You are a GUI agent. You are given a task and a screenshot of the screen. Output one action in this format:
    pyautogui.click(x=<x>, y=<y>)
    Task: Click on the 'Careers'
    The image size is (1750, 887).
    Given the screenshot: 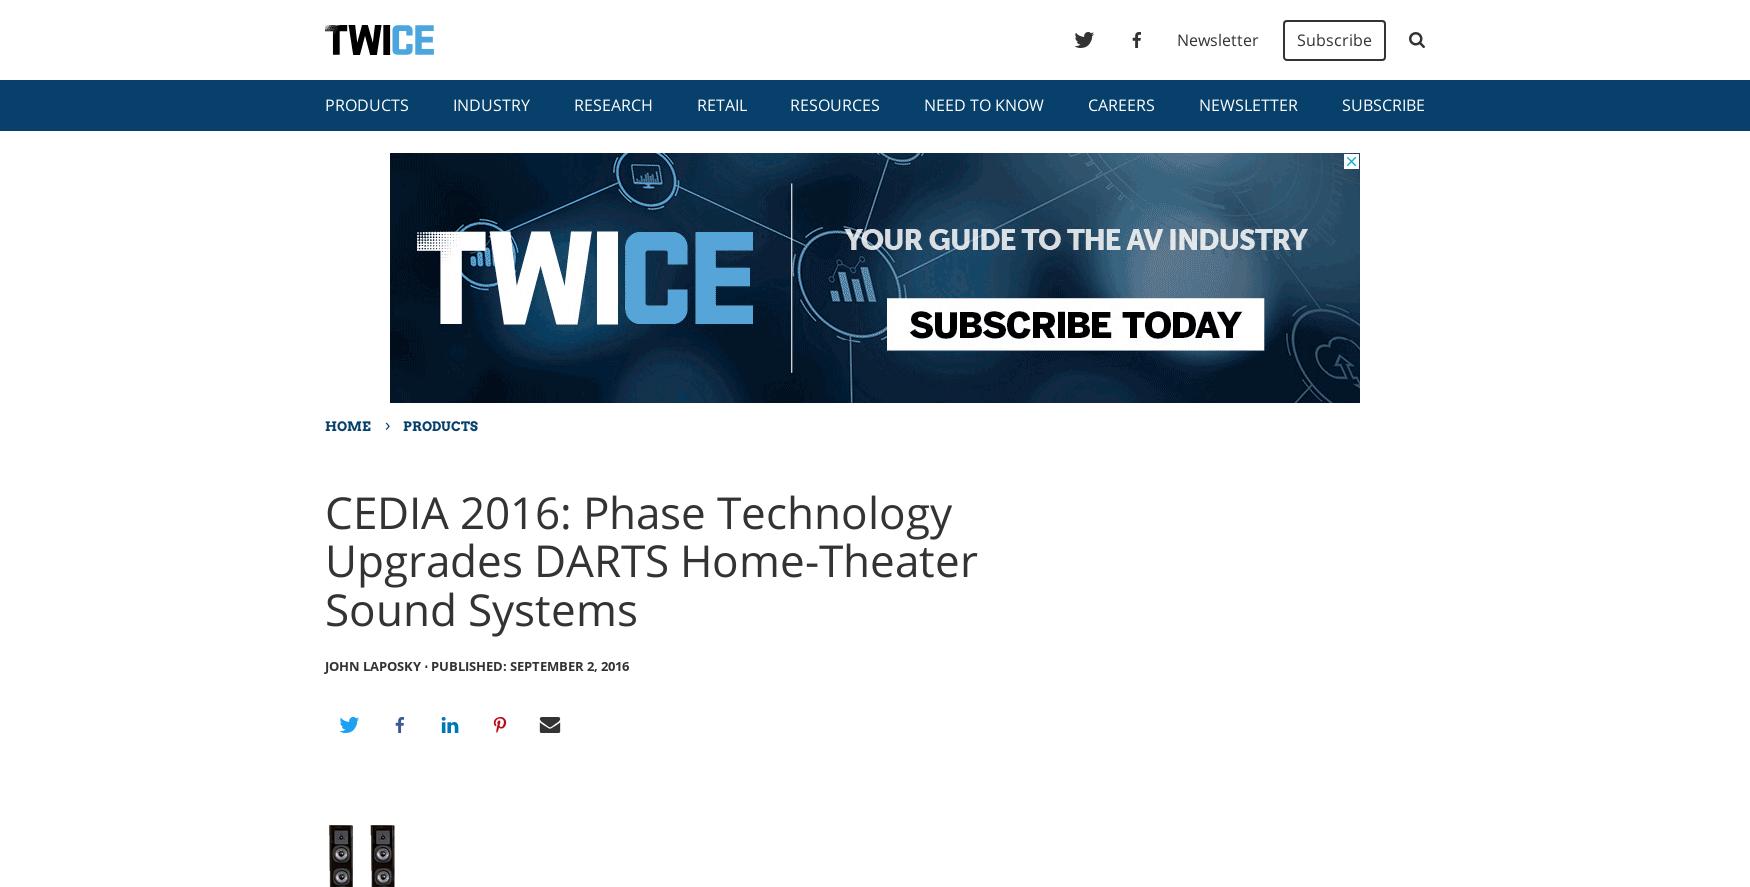 What is the action you would take?
    pyautogui.click(x=1121, y=105)
    